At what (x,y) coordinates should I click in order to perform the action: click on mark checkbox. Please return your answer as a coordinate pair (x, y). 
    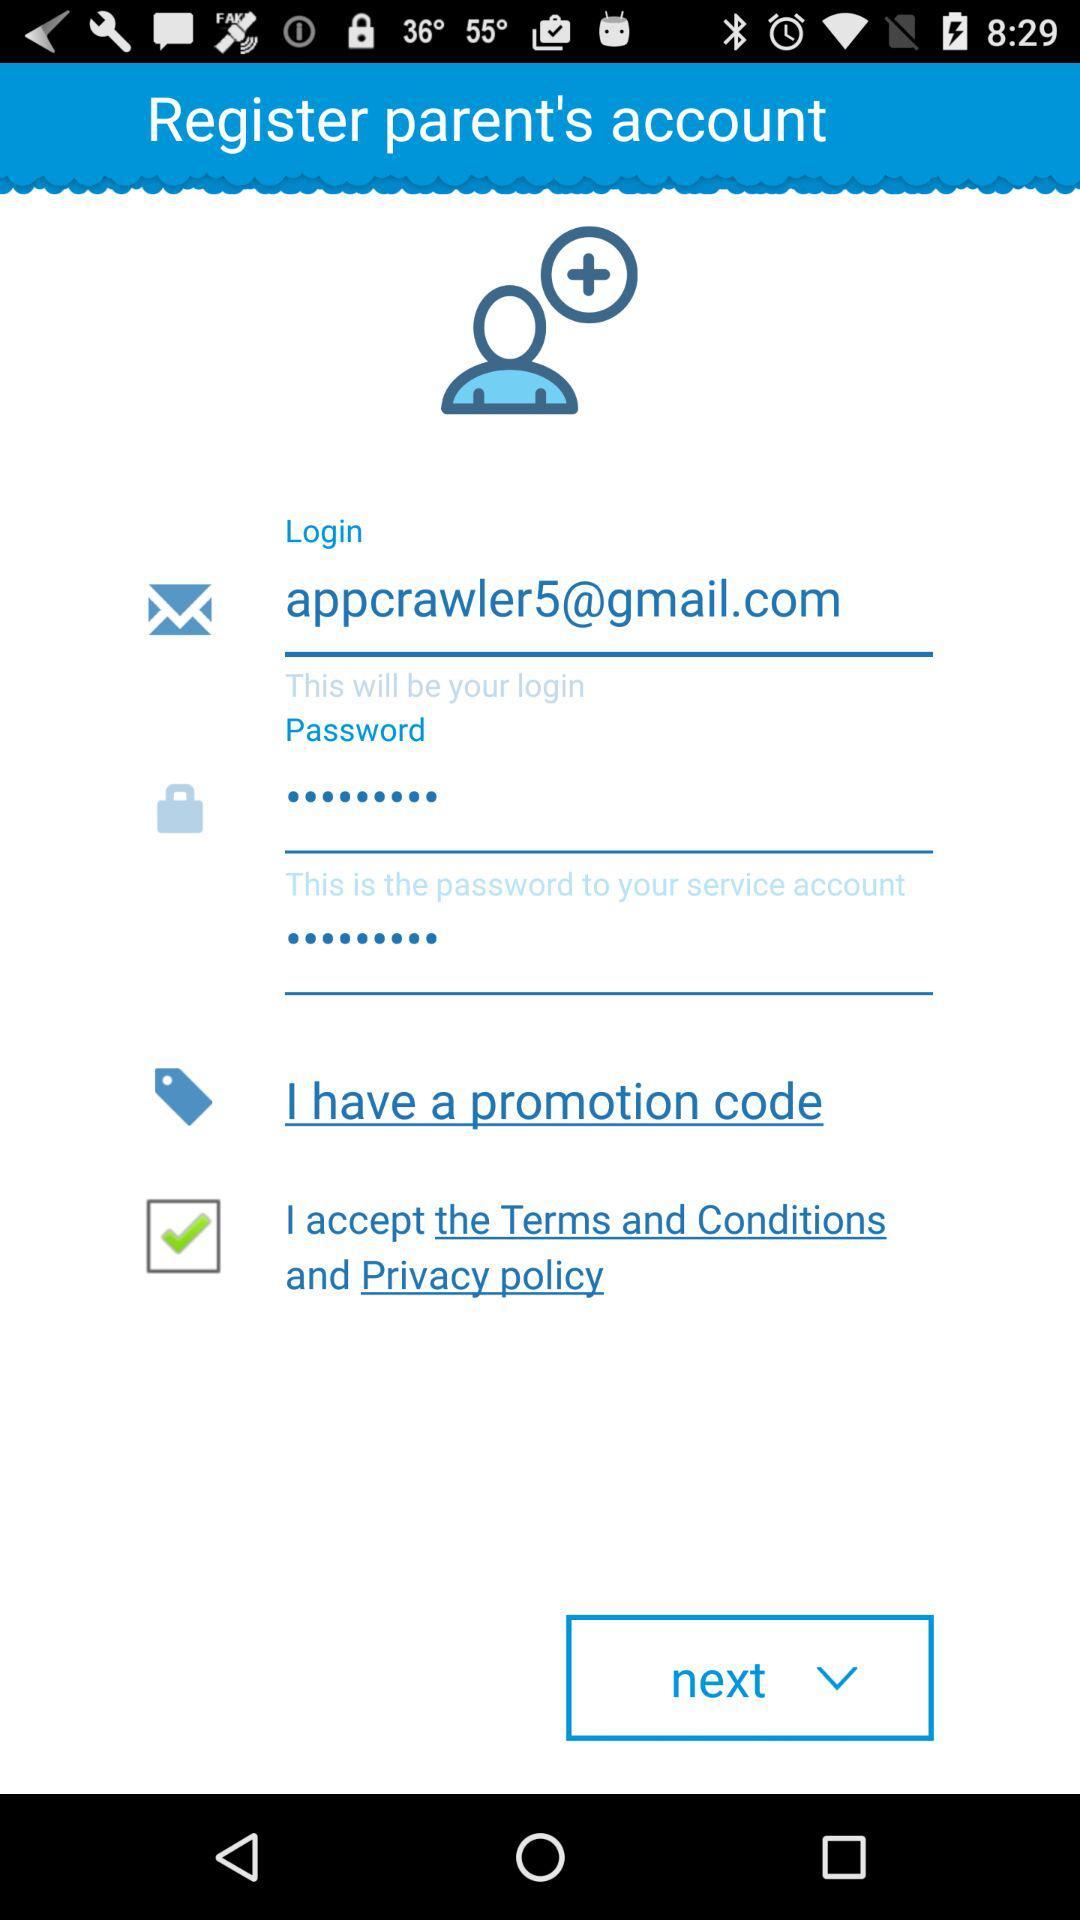
    Looking at the image, I should click on (191, 1233).